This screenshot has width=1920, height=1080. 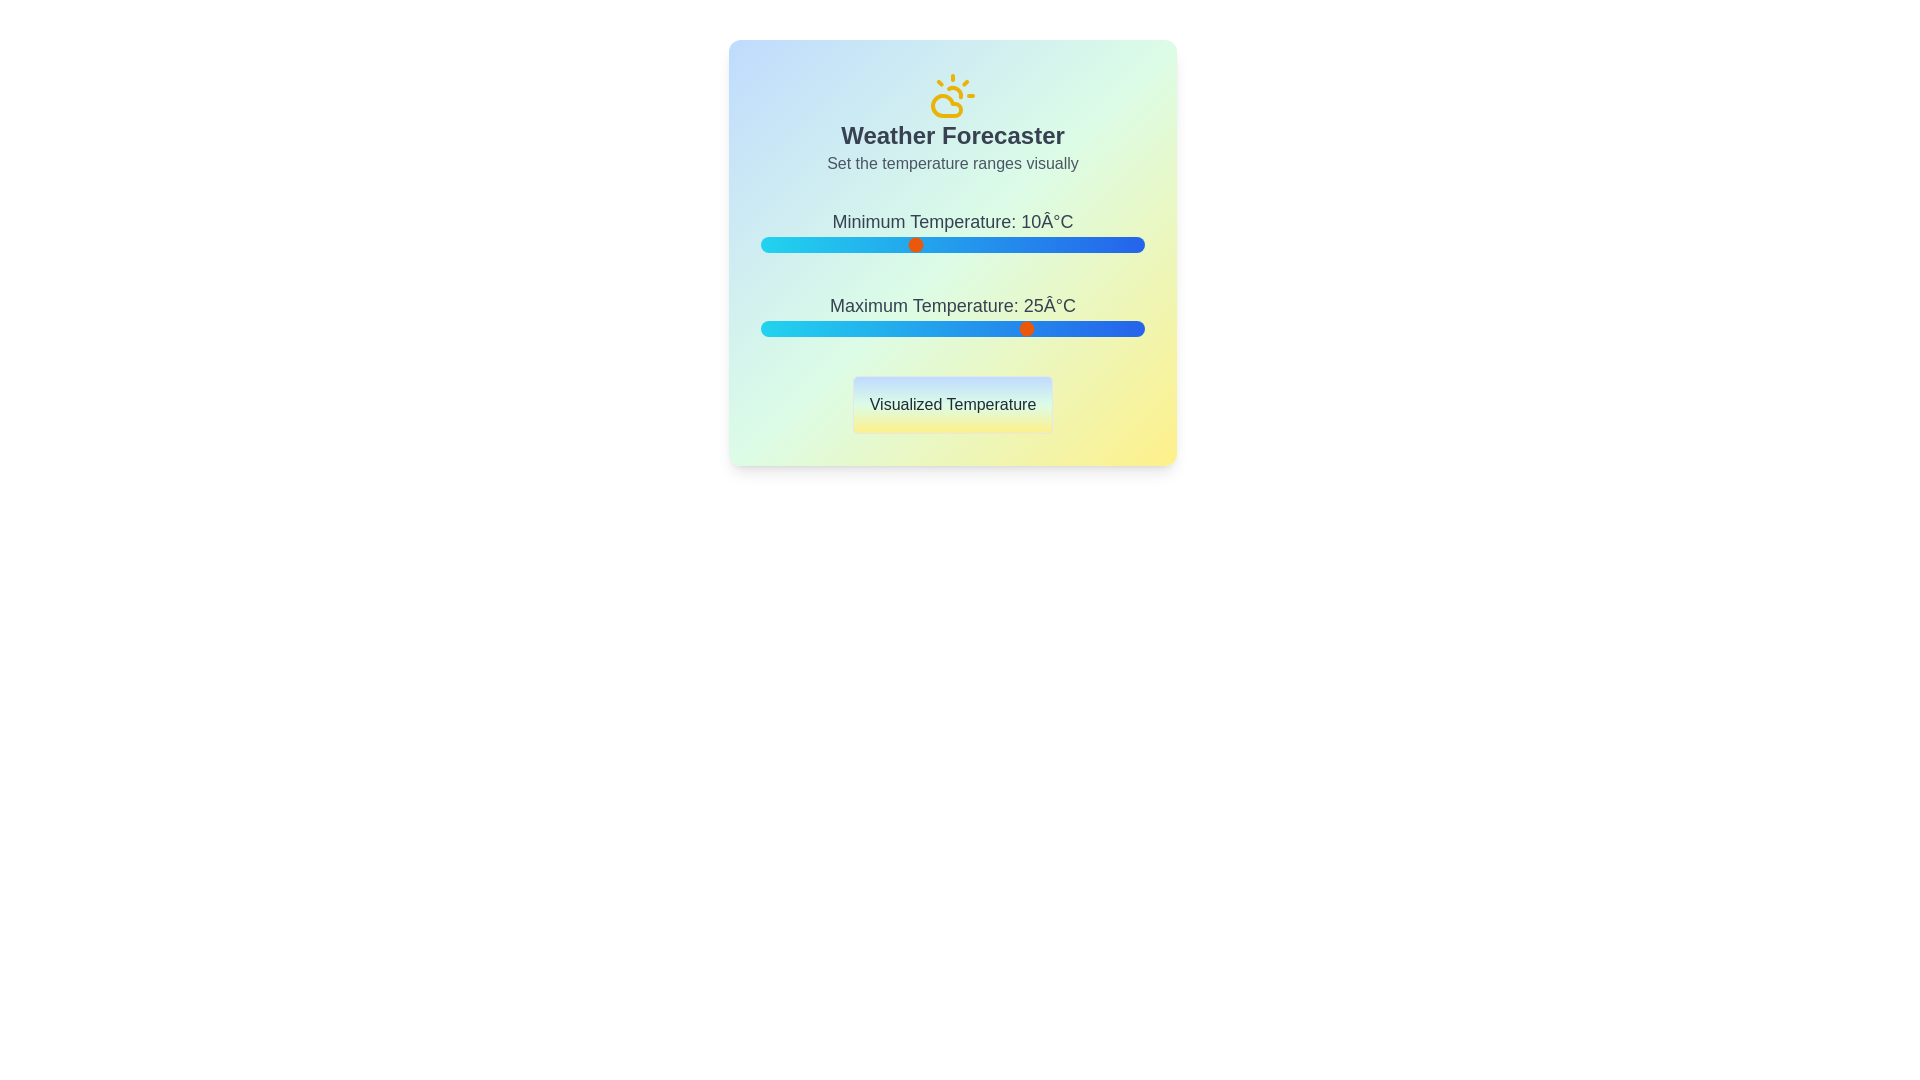 What do you see at coordinates (830, 244) in the screenshot?
I see `the minimum temperature slider to -1°C` at bounding box center [830, 244].